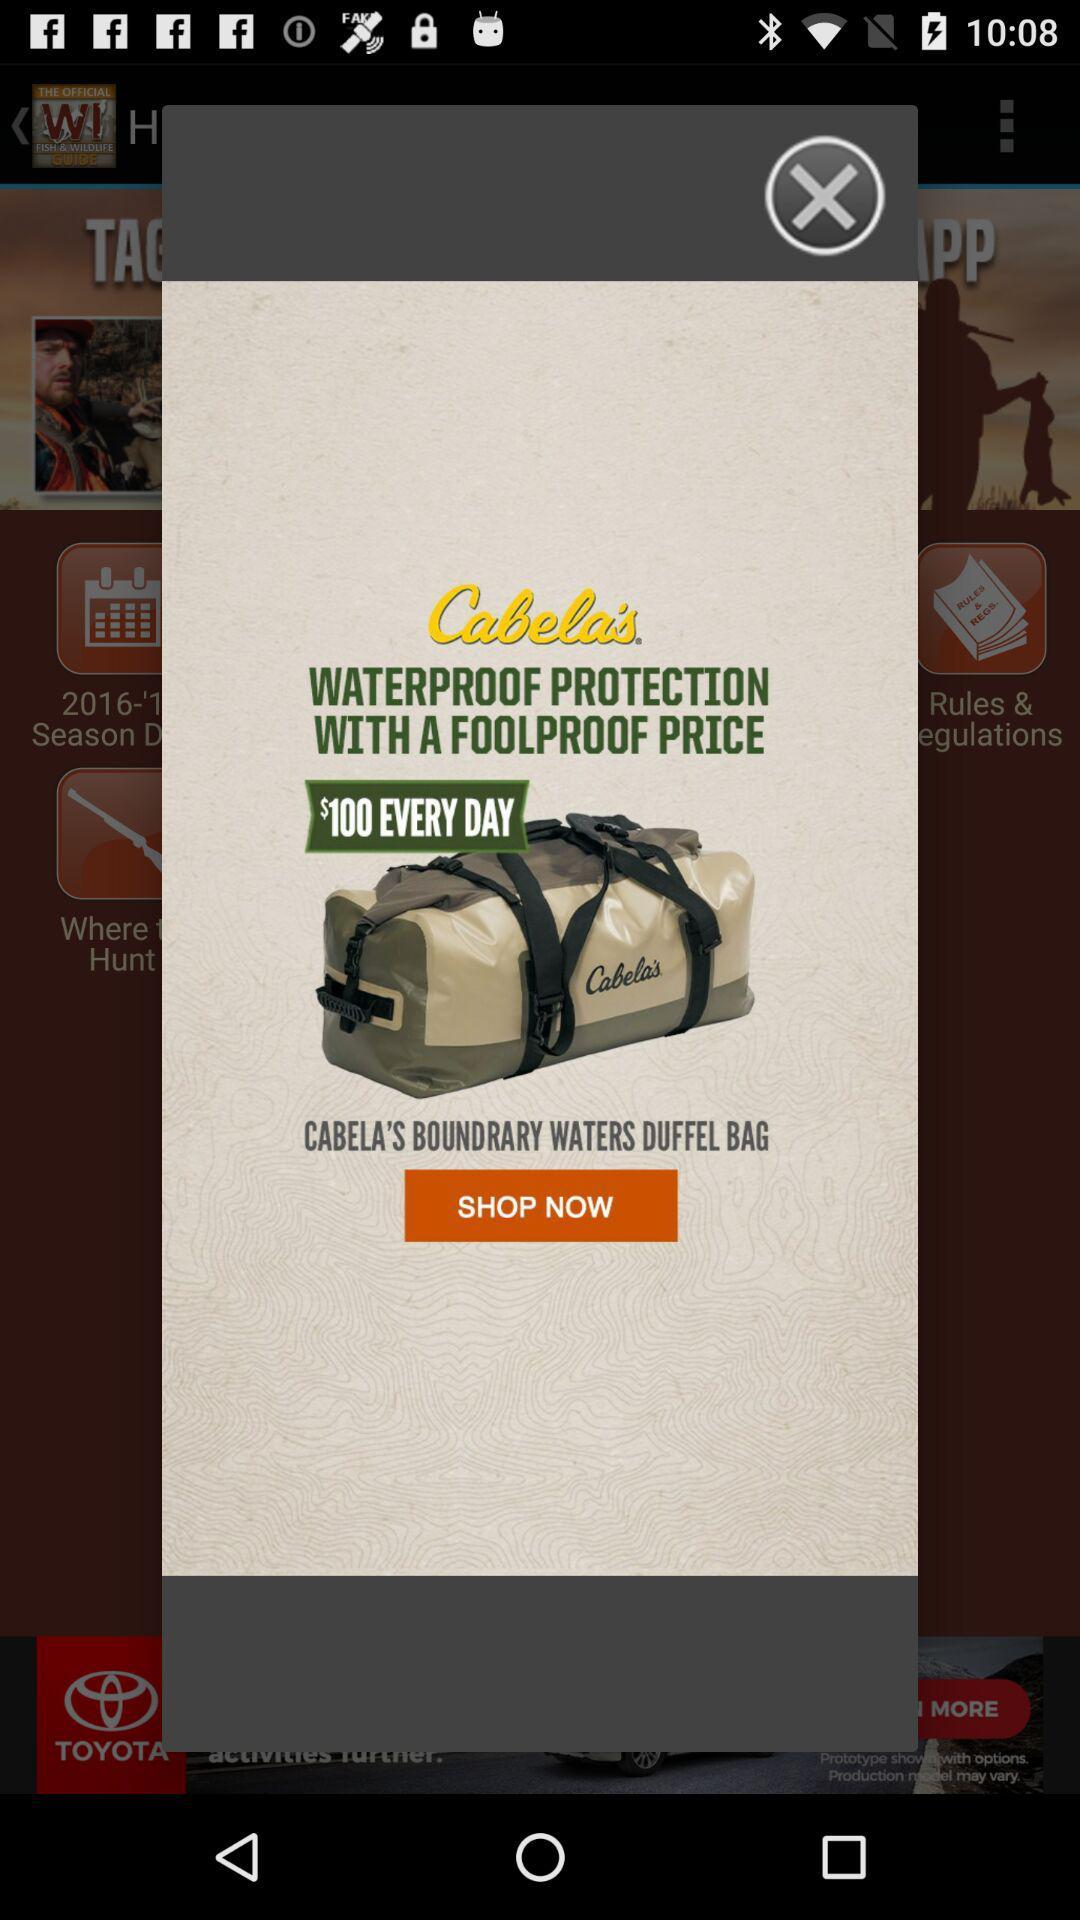 This screenshot has width=1080, height=1920. I want to click on close, so click(826, 196).